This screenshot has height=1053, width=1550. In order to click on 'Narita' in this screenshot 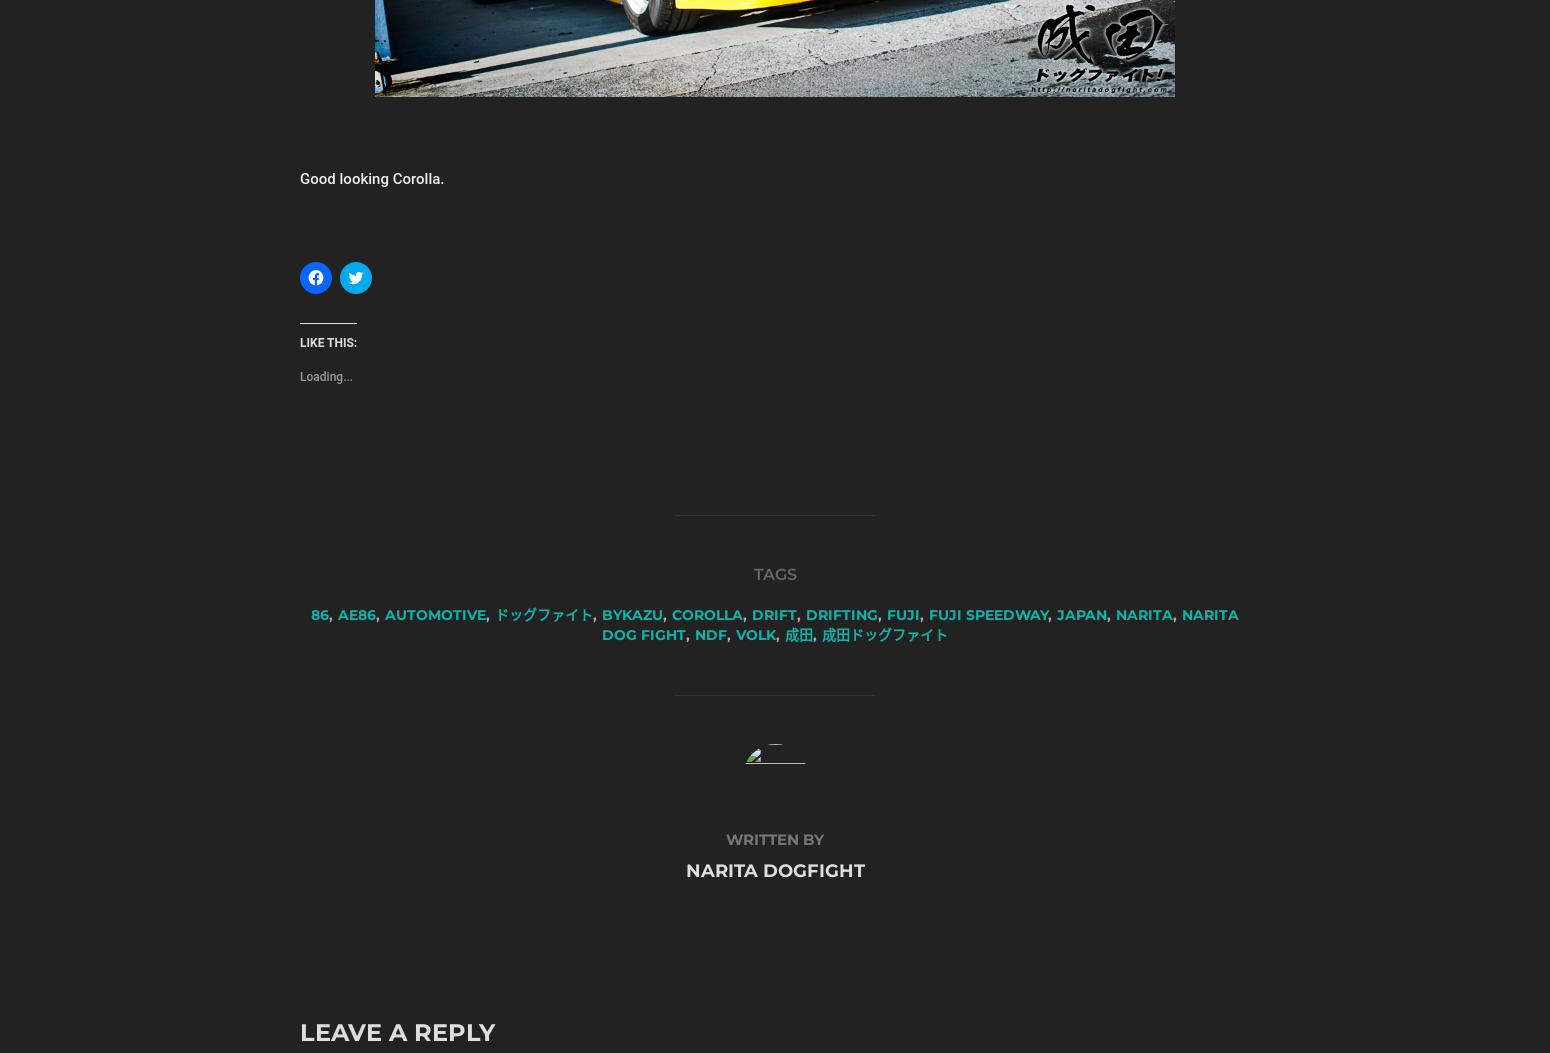, I will do `click(1143, 614)`.